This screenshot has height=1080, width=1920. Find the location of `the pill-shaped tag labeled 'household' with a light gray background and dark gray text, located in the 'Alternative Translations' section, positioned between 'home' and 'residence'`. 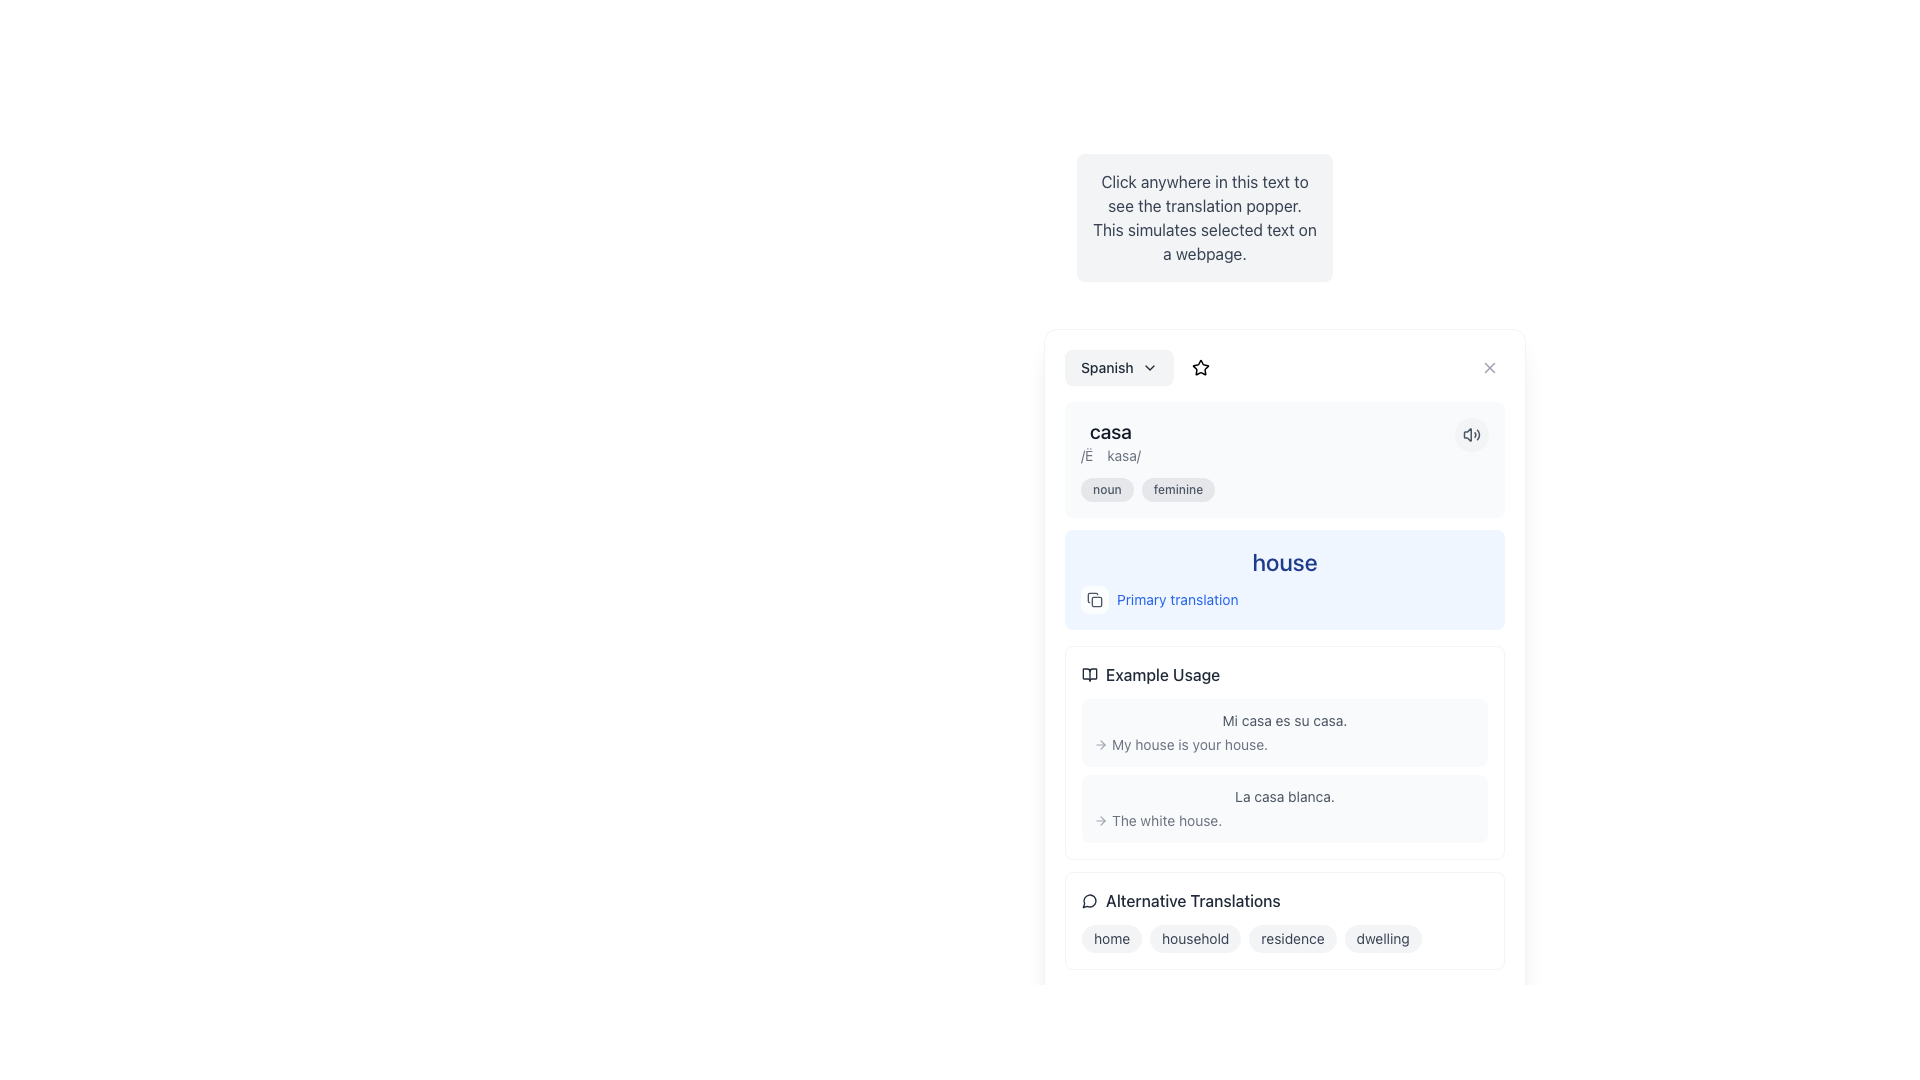

the pill-shaped tag labeled 'household' with a light gray background and dark gray text, located in the 'Alternative Translations' section, positioned between 'home' and 'residence' is located at coordinates (1195, 938).